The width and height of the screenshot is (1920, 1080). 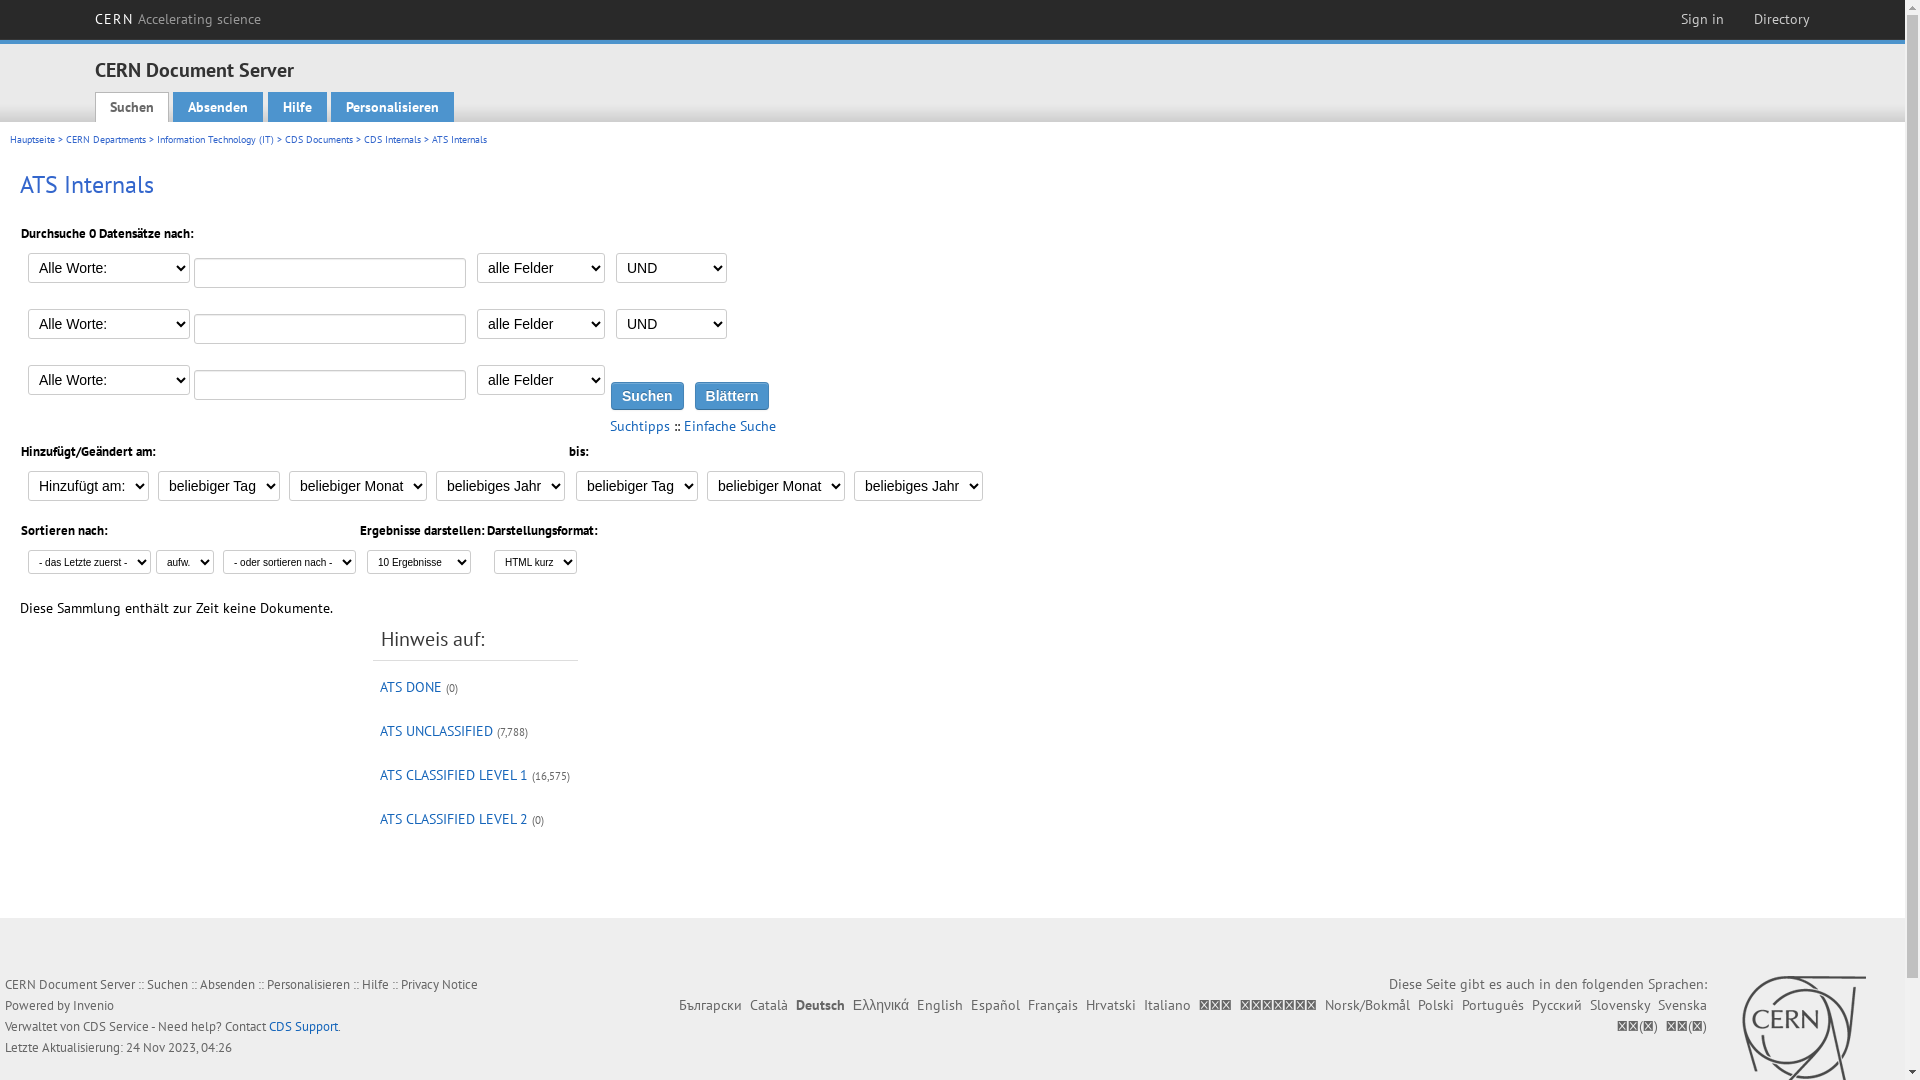 What do you see at coordinates (215, 138) in the screenshot?
I see `'Information Technology (IT)'` at bounding box center [215, 138].